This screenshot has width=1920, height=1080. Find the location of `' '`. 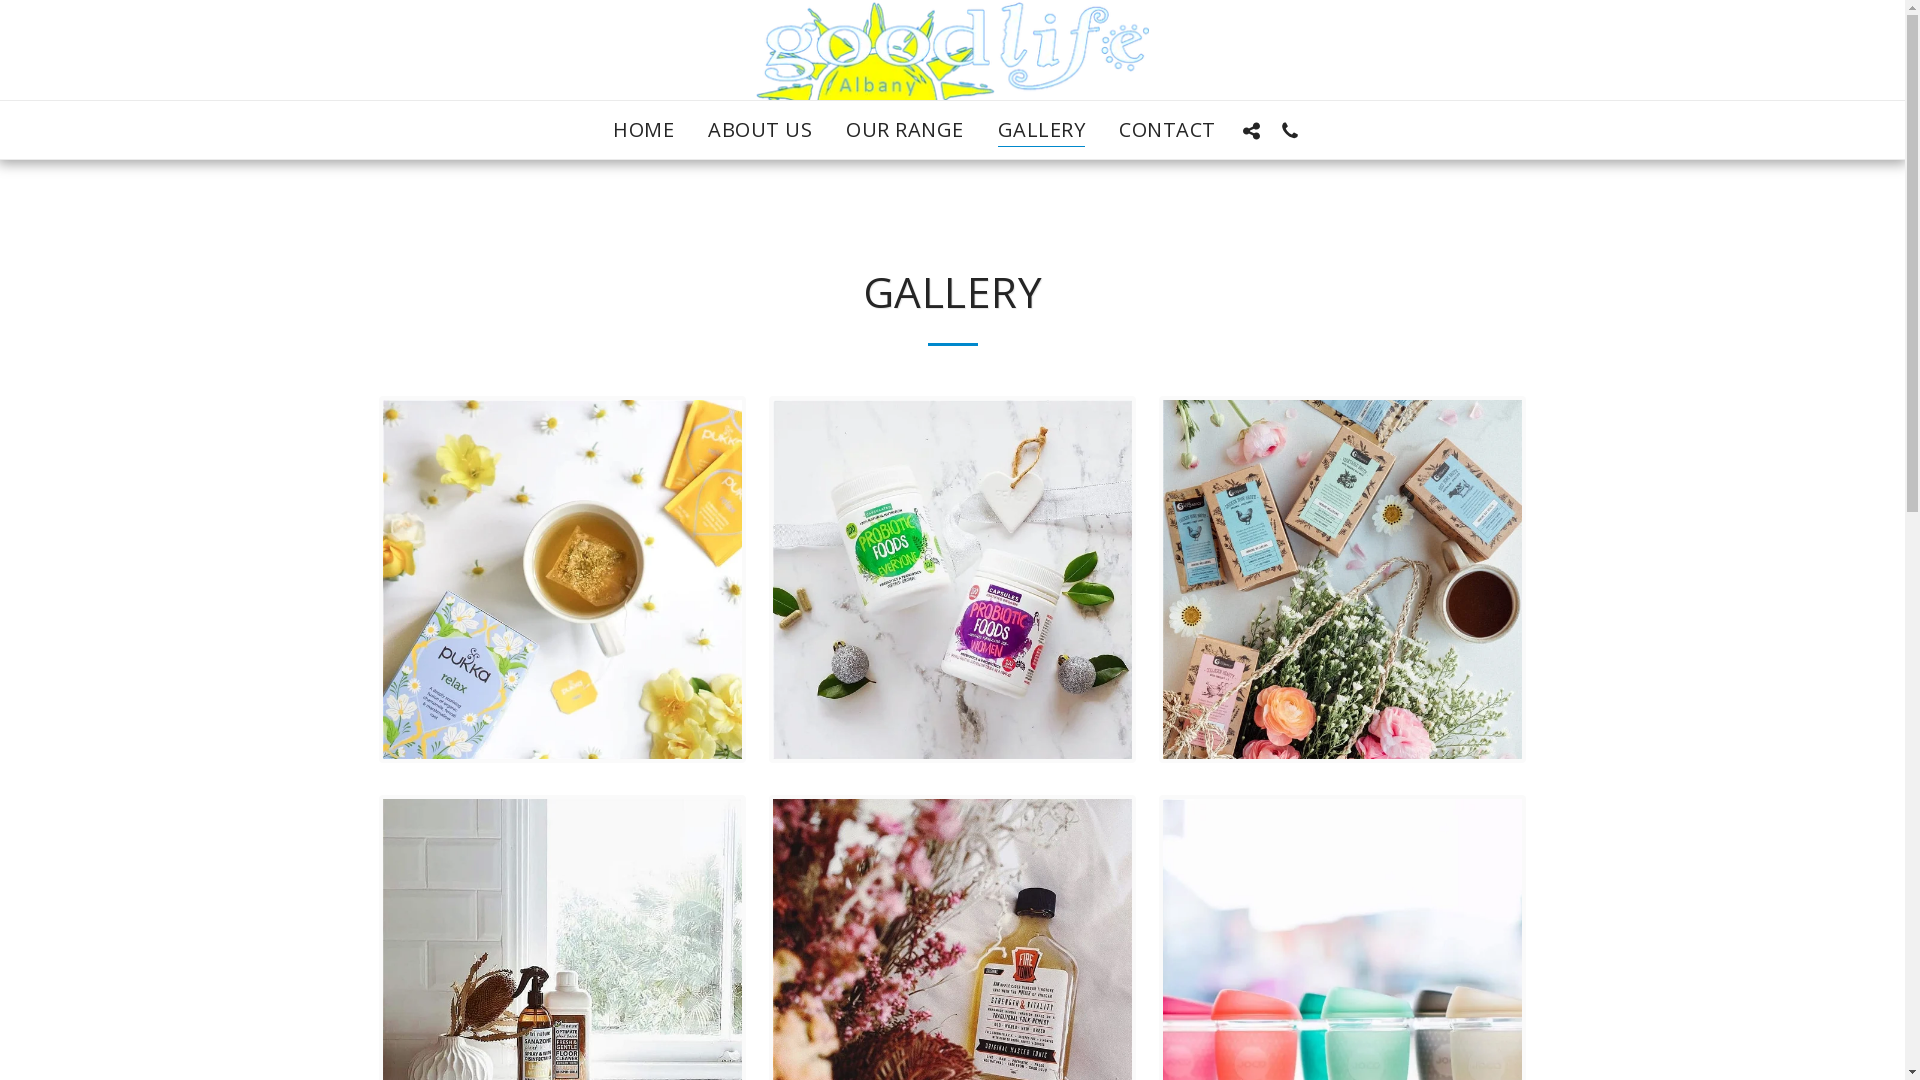

' ' is located at coordinates (1290, 130).